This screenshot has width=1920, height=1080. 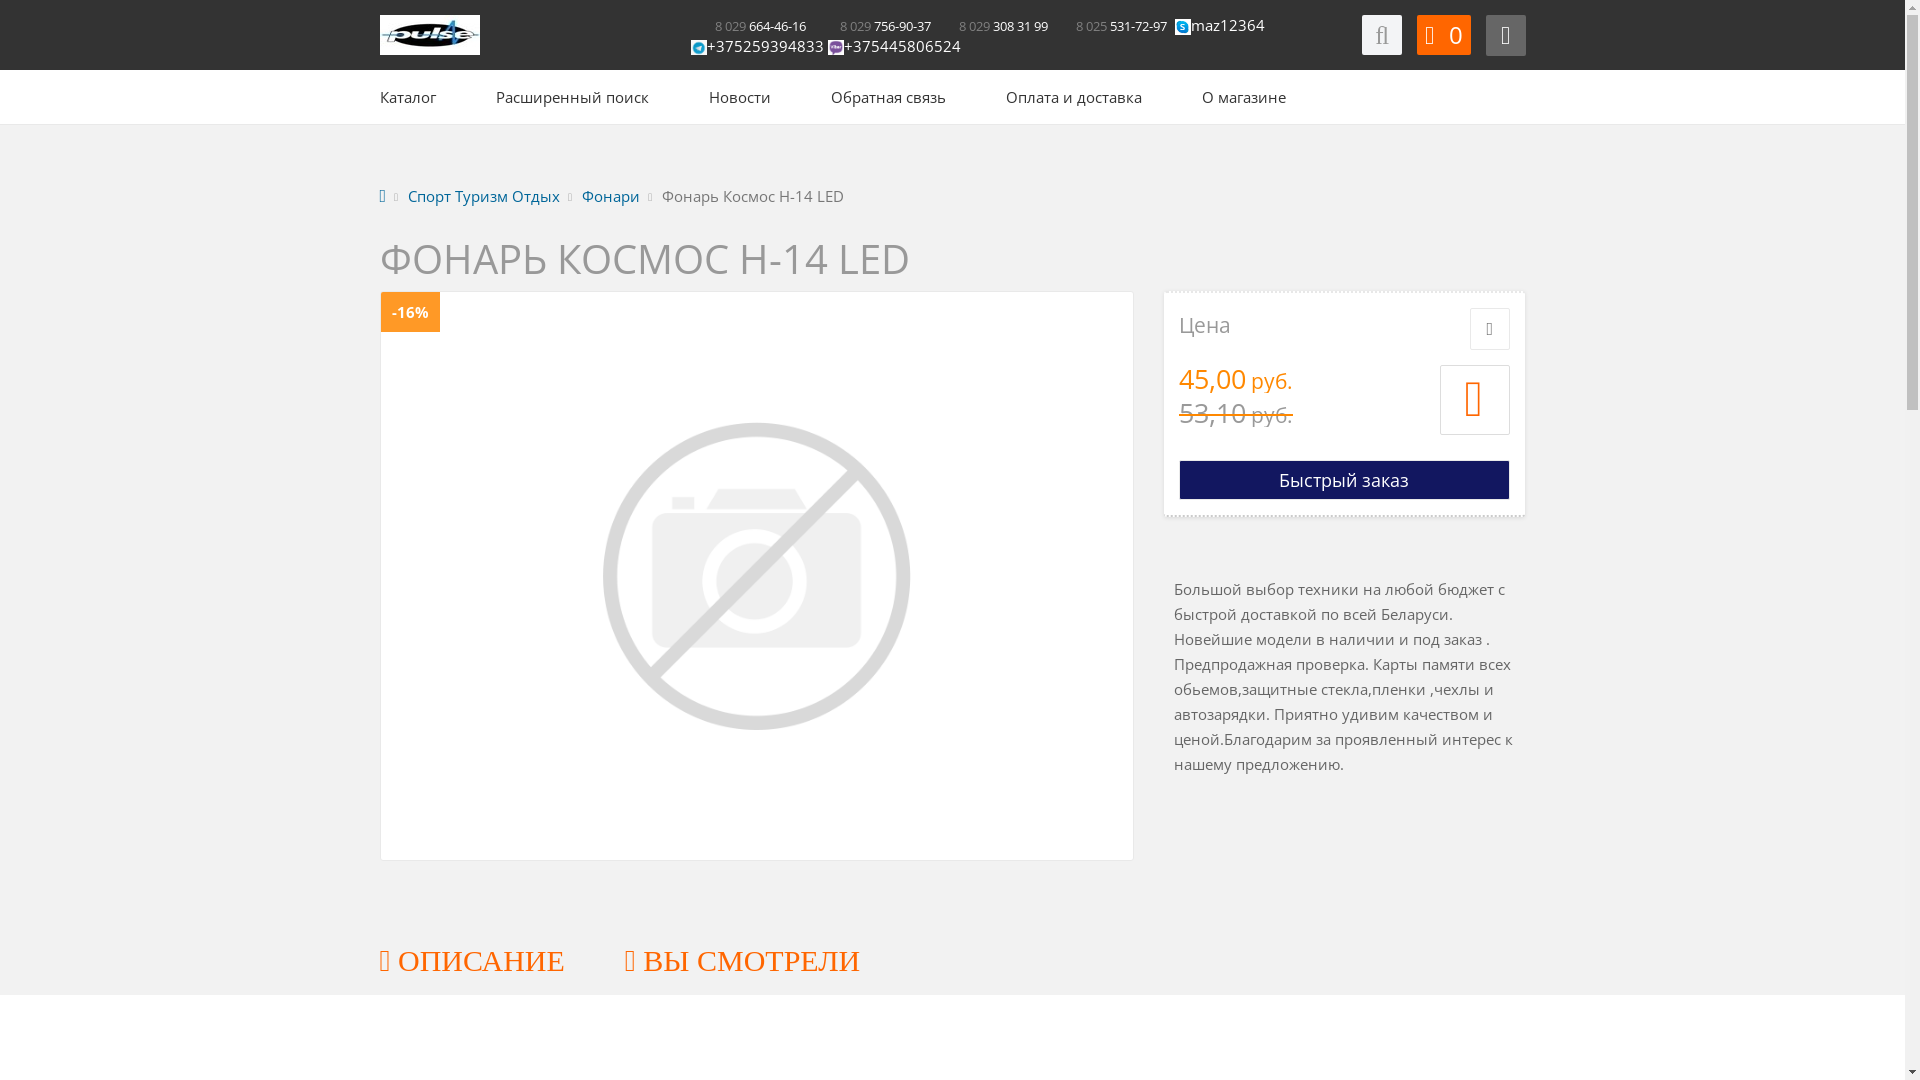 What do you see at coordinates (1227, 24) in the screenshot?
I see `'maz12364 '` at bounding box center [1227, 24].